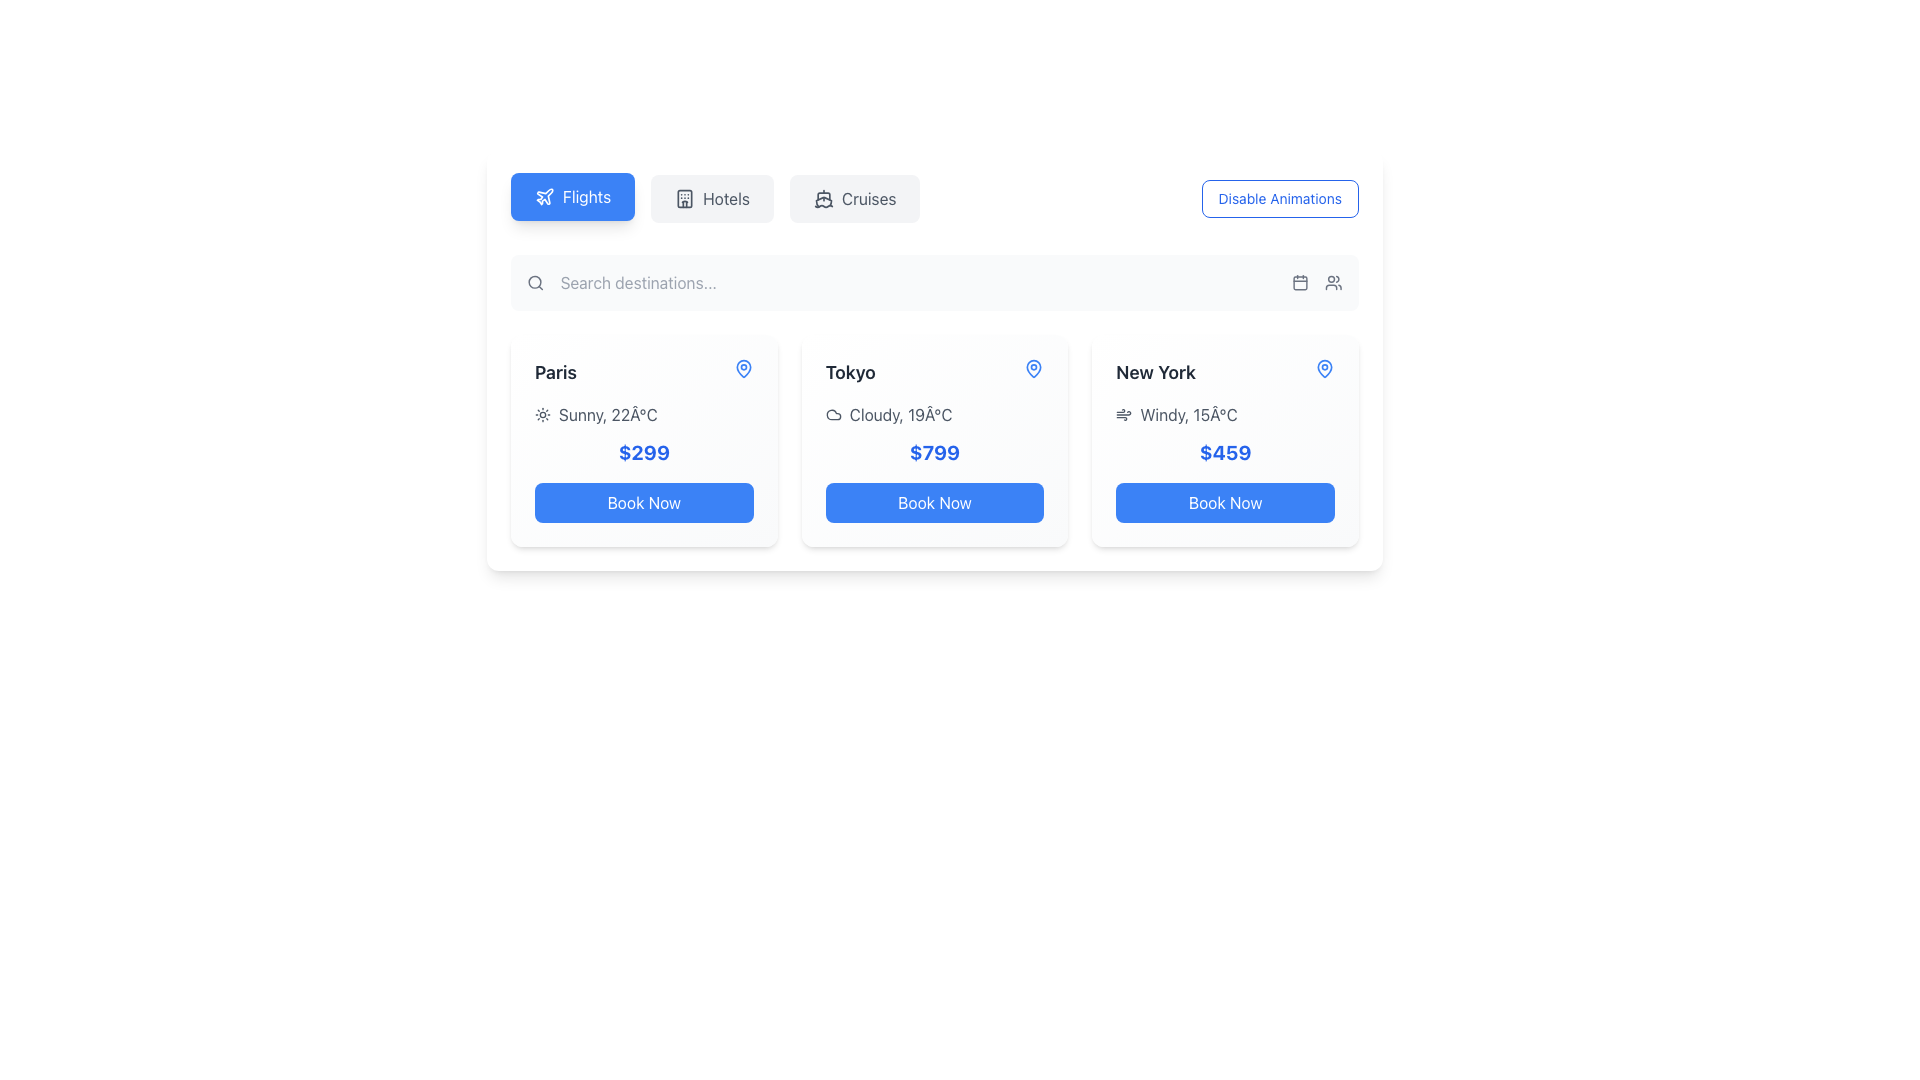 The image size is (1920, 1080). Describe the element at coordinates (712, 199) in the screenshot. I see `the 'Hotels' button in the horizontal navigation bar` at that location.